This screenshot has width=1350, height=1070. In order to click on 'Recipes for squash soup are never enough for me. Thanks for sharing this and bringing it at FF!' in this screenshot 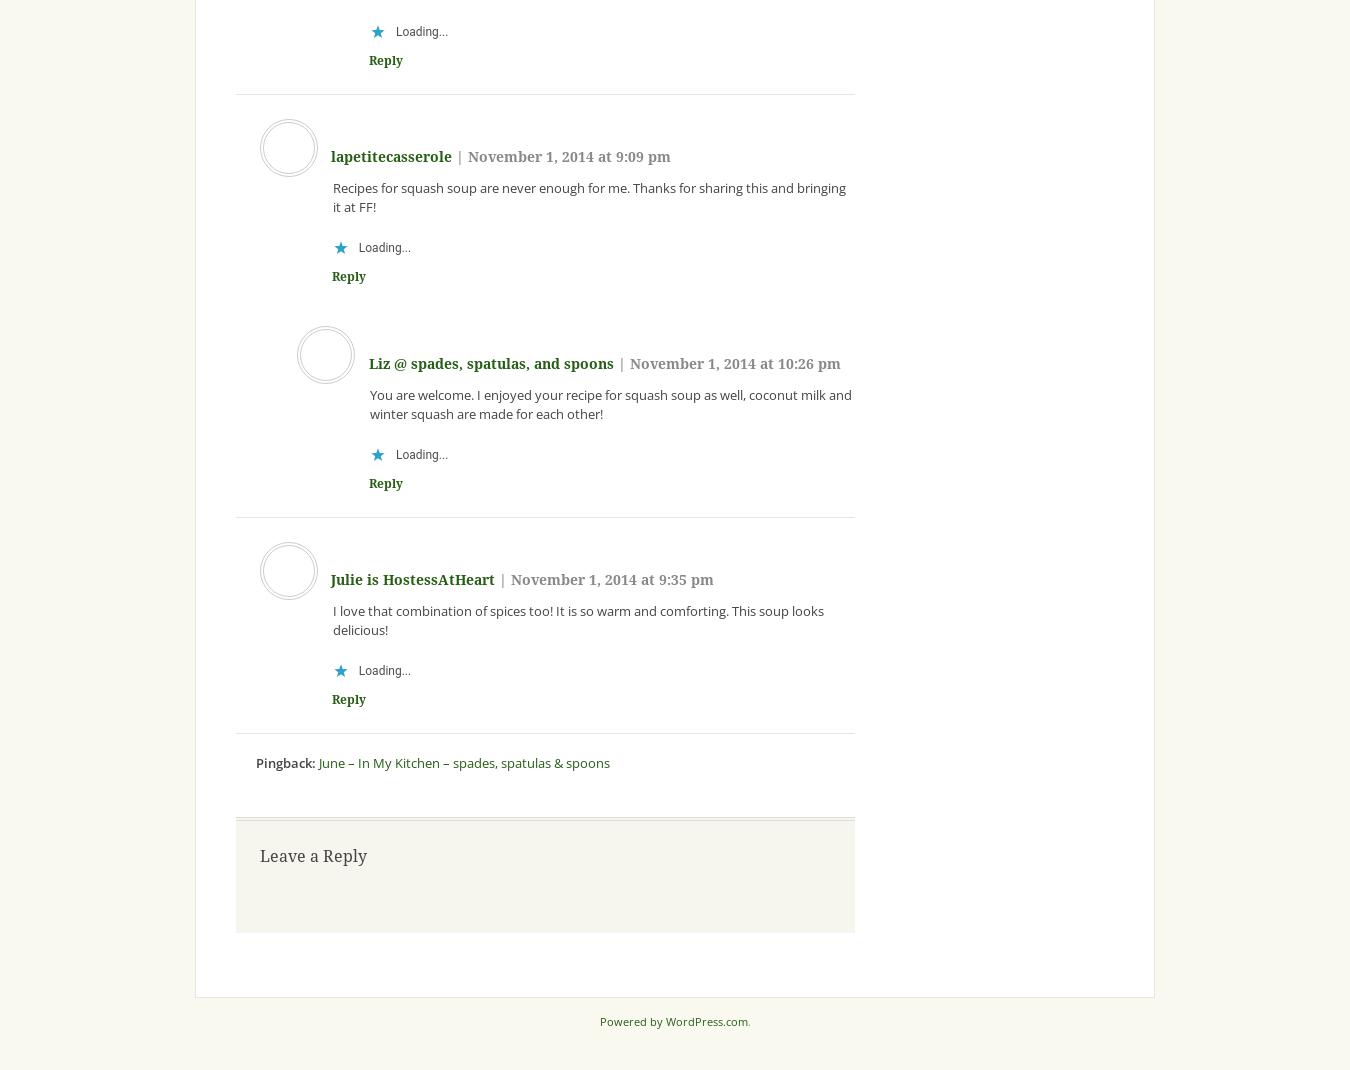, I will do `click(588, 195)`.